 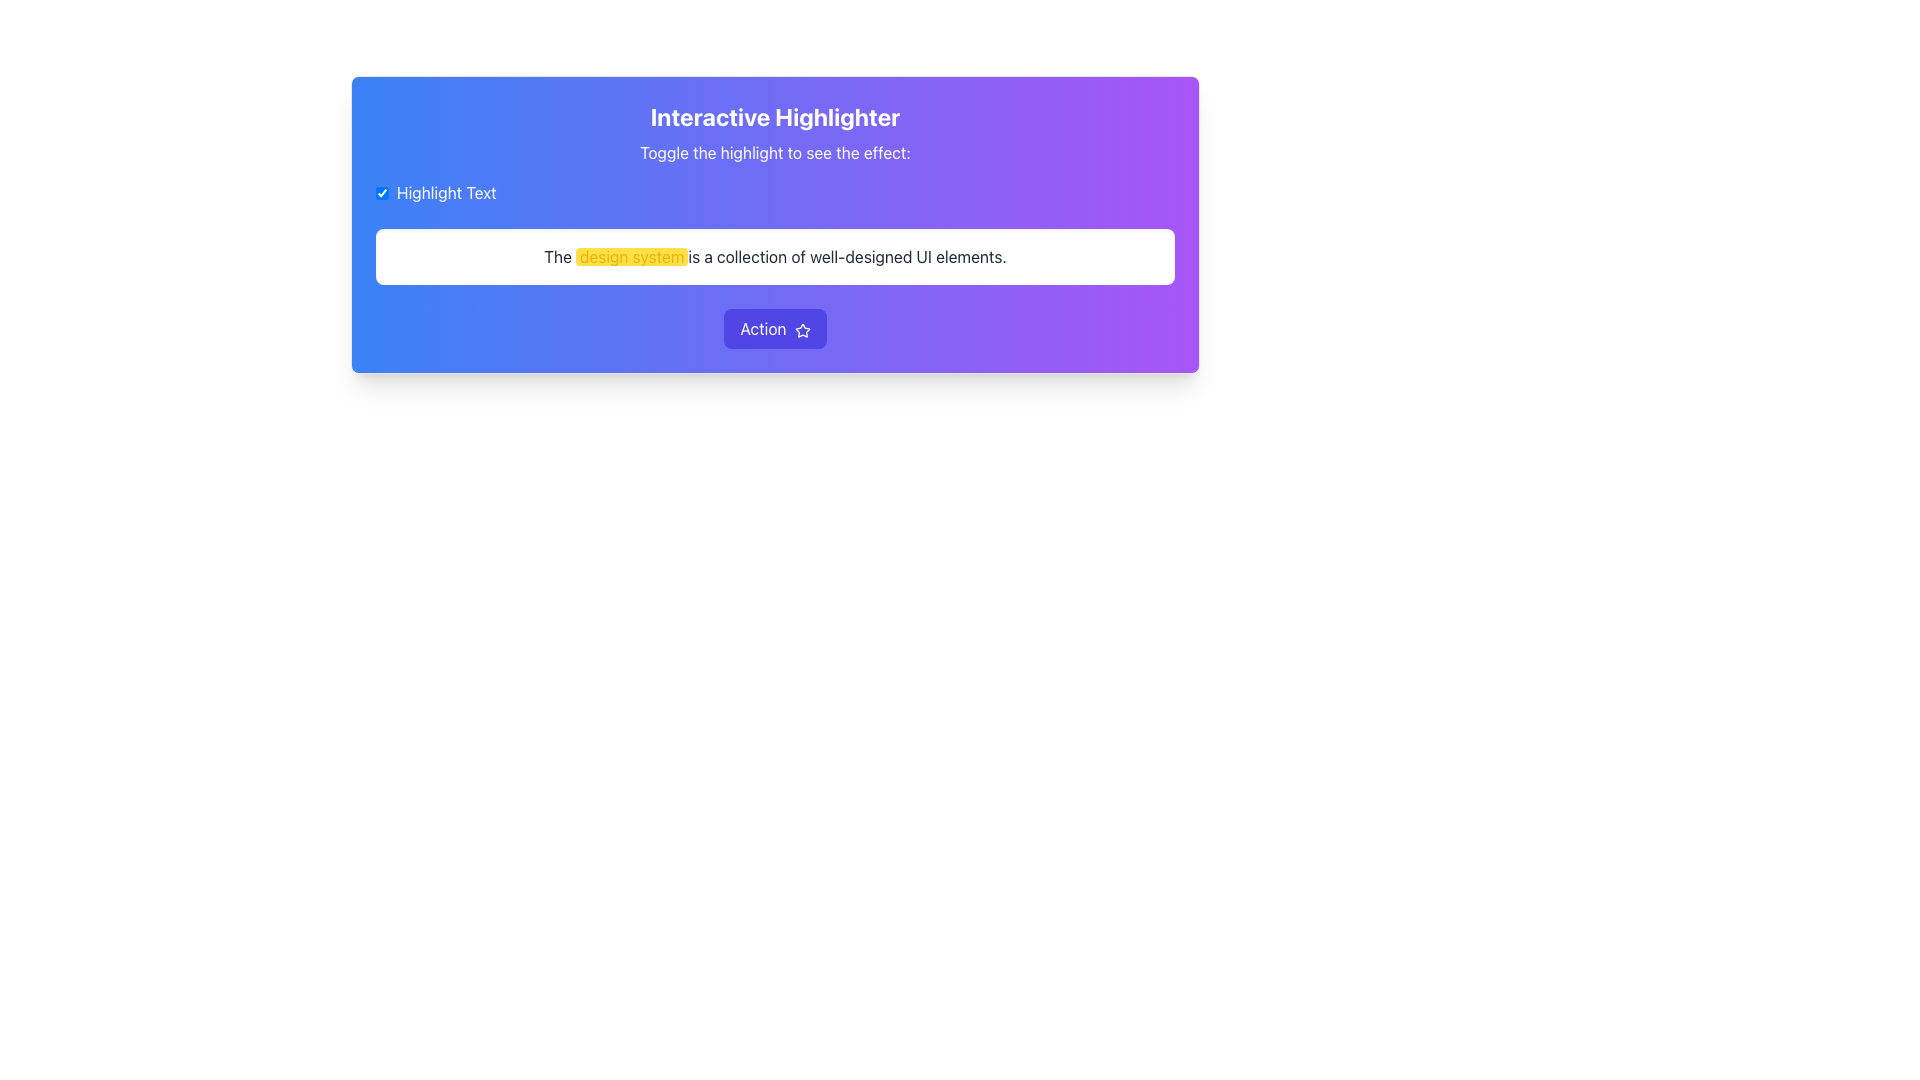 I want to click on the highlighted text displaying 'design system', which has a yellow foreground on a lighter yellow background, so click(x=631, y=256).